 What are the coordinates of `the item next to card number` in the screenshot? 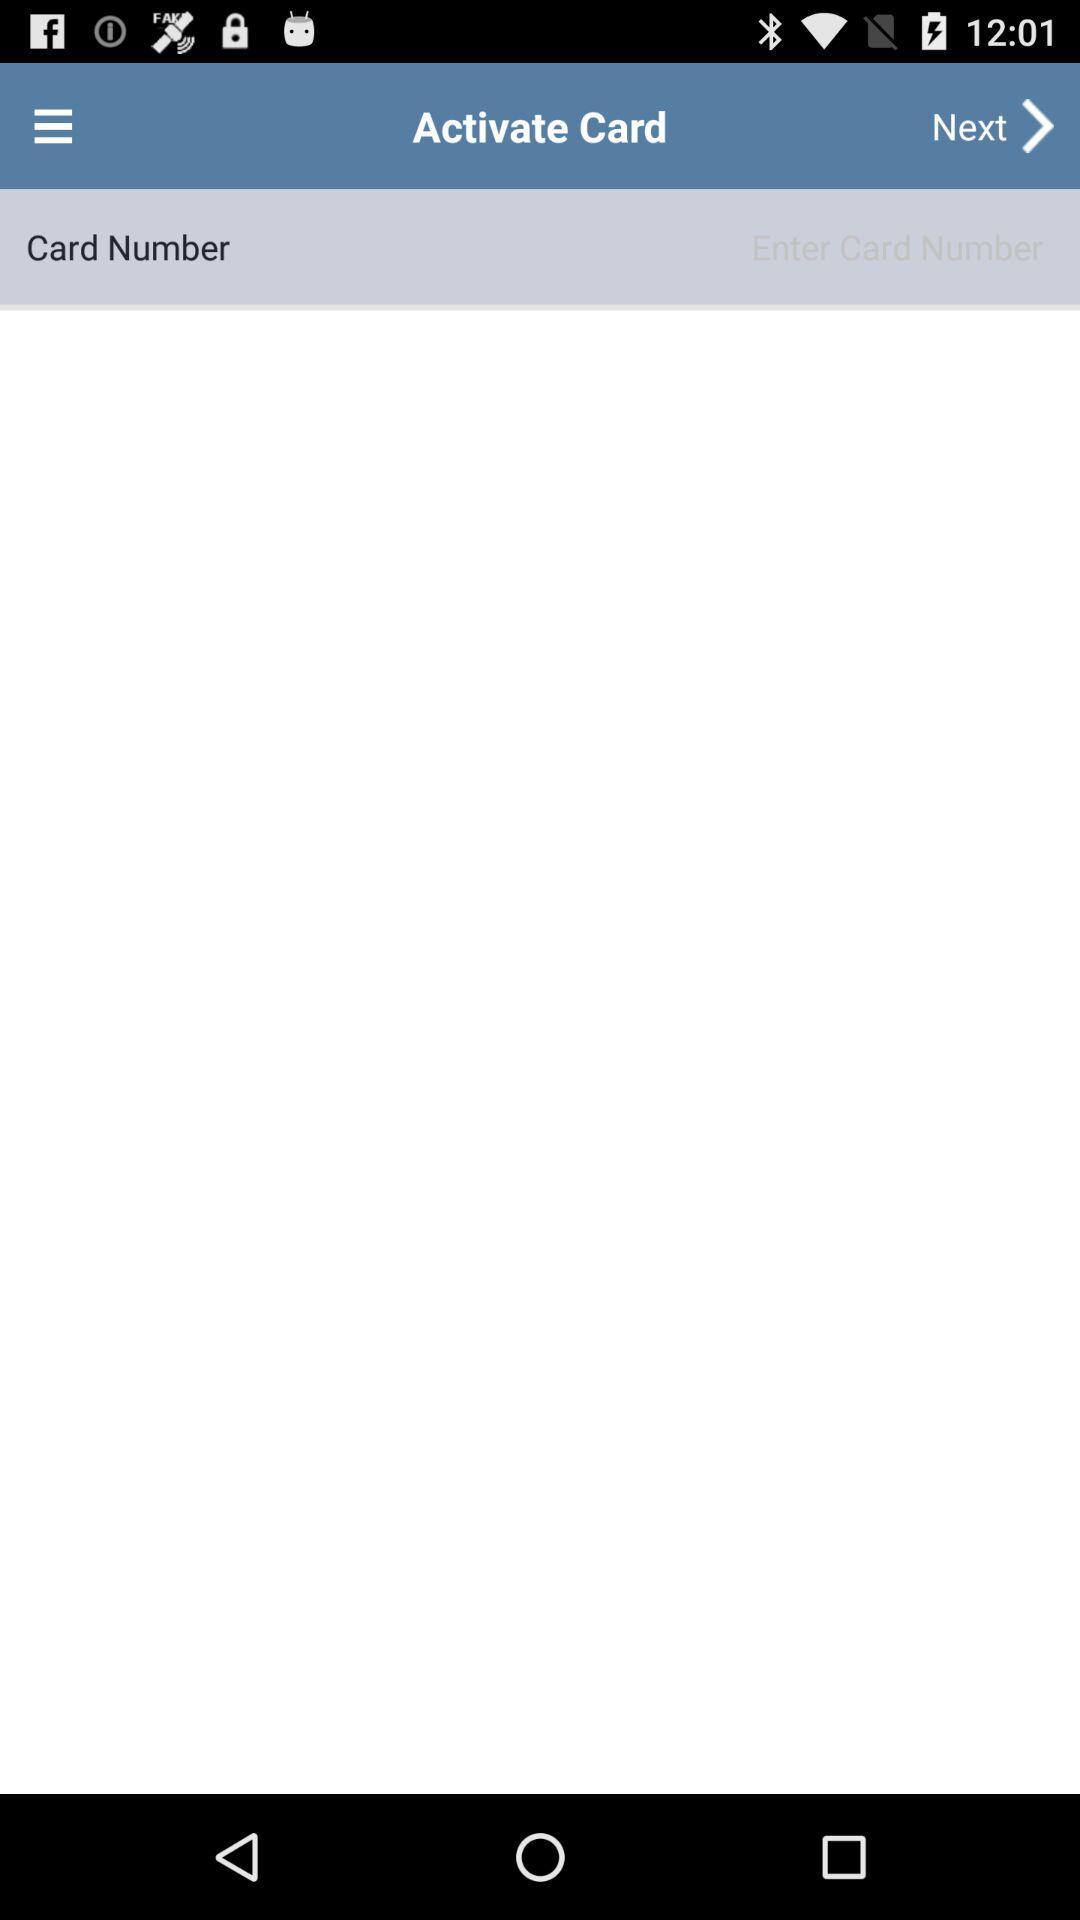 It's located at (641, 245).